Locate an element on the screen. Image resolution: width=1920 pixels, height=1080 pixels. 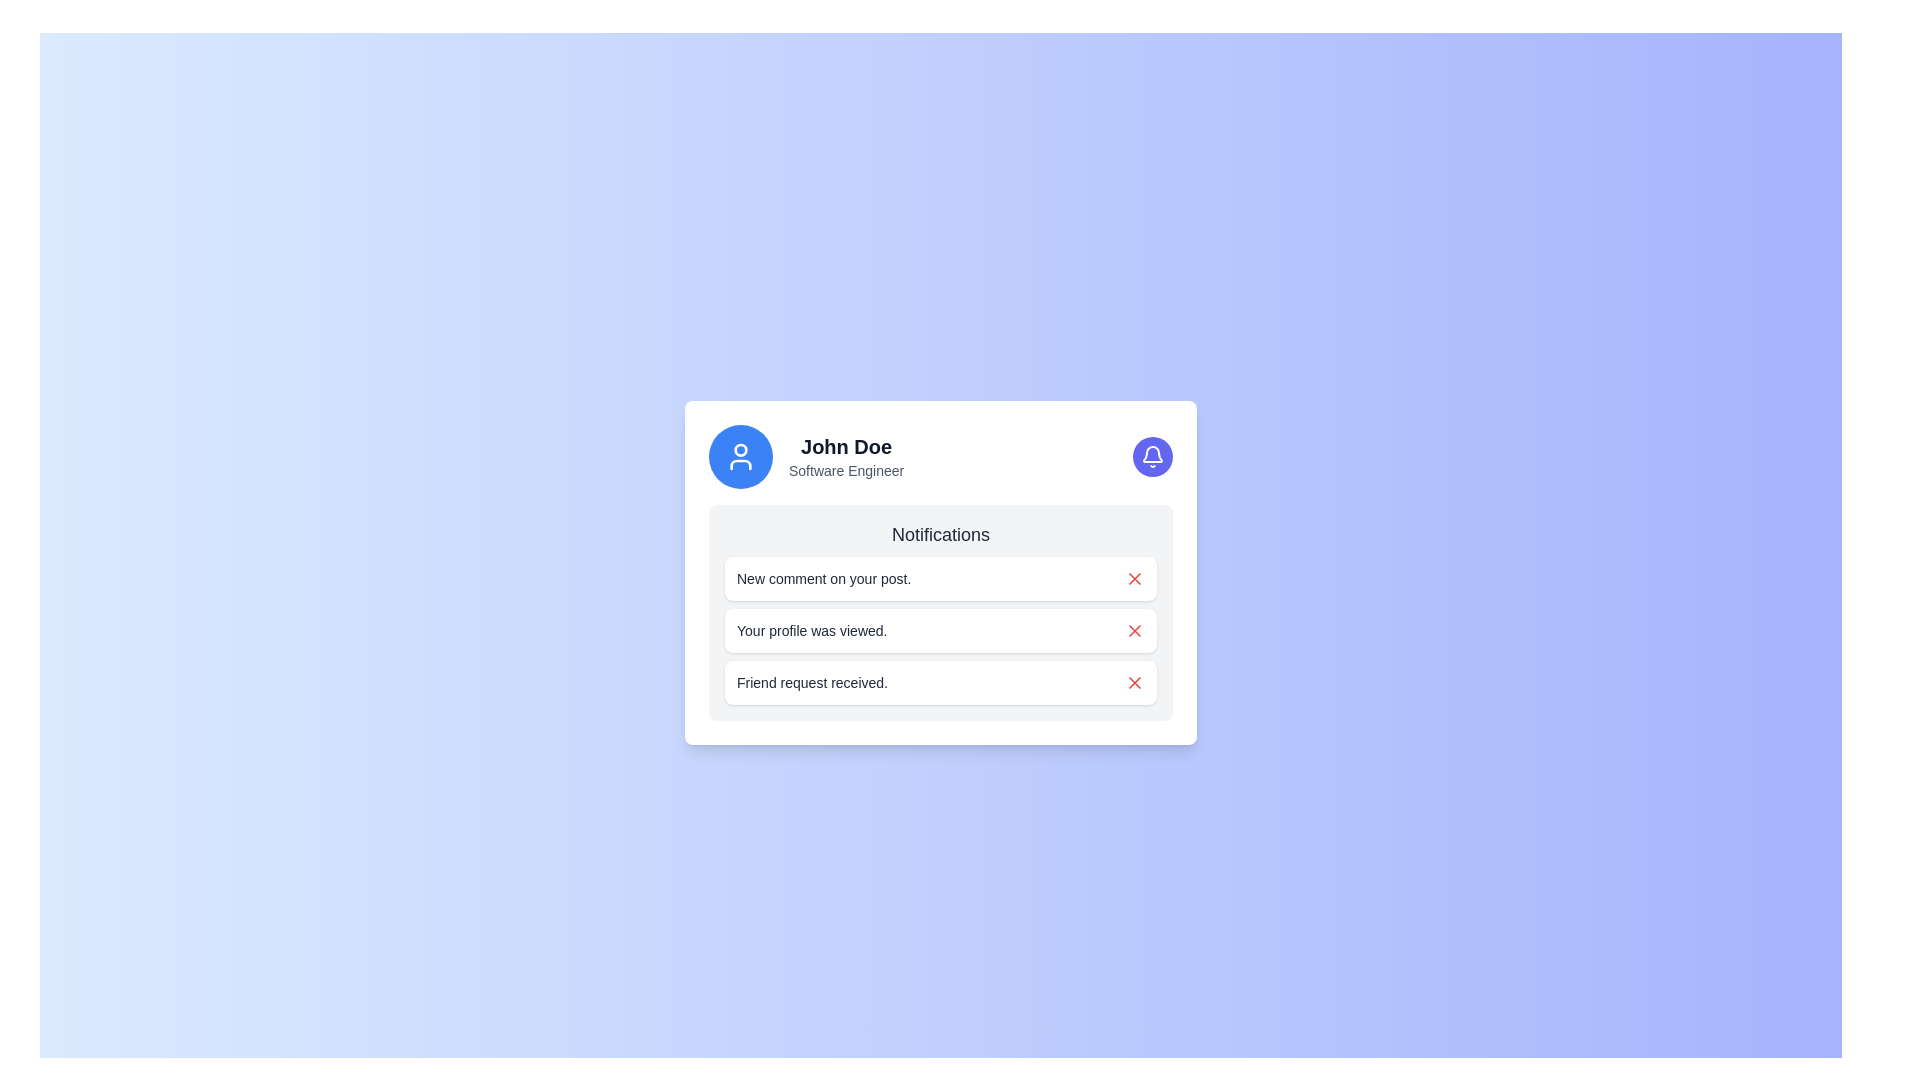
the red close button ('X') located to the right of the notification text 'Friend request received' to trigger the color change is located at coordinates (1134, 681).